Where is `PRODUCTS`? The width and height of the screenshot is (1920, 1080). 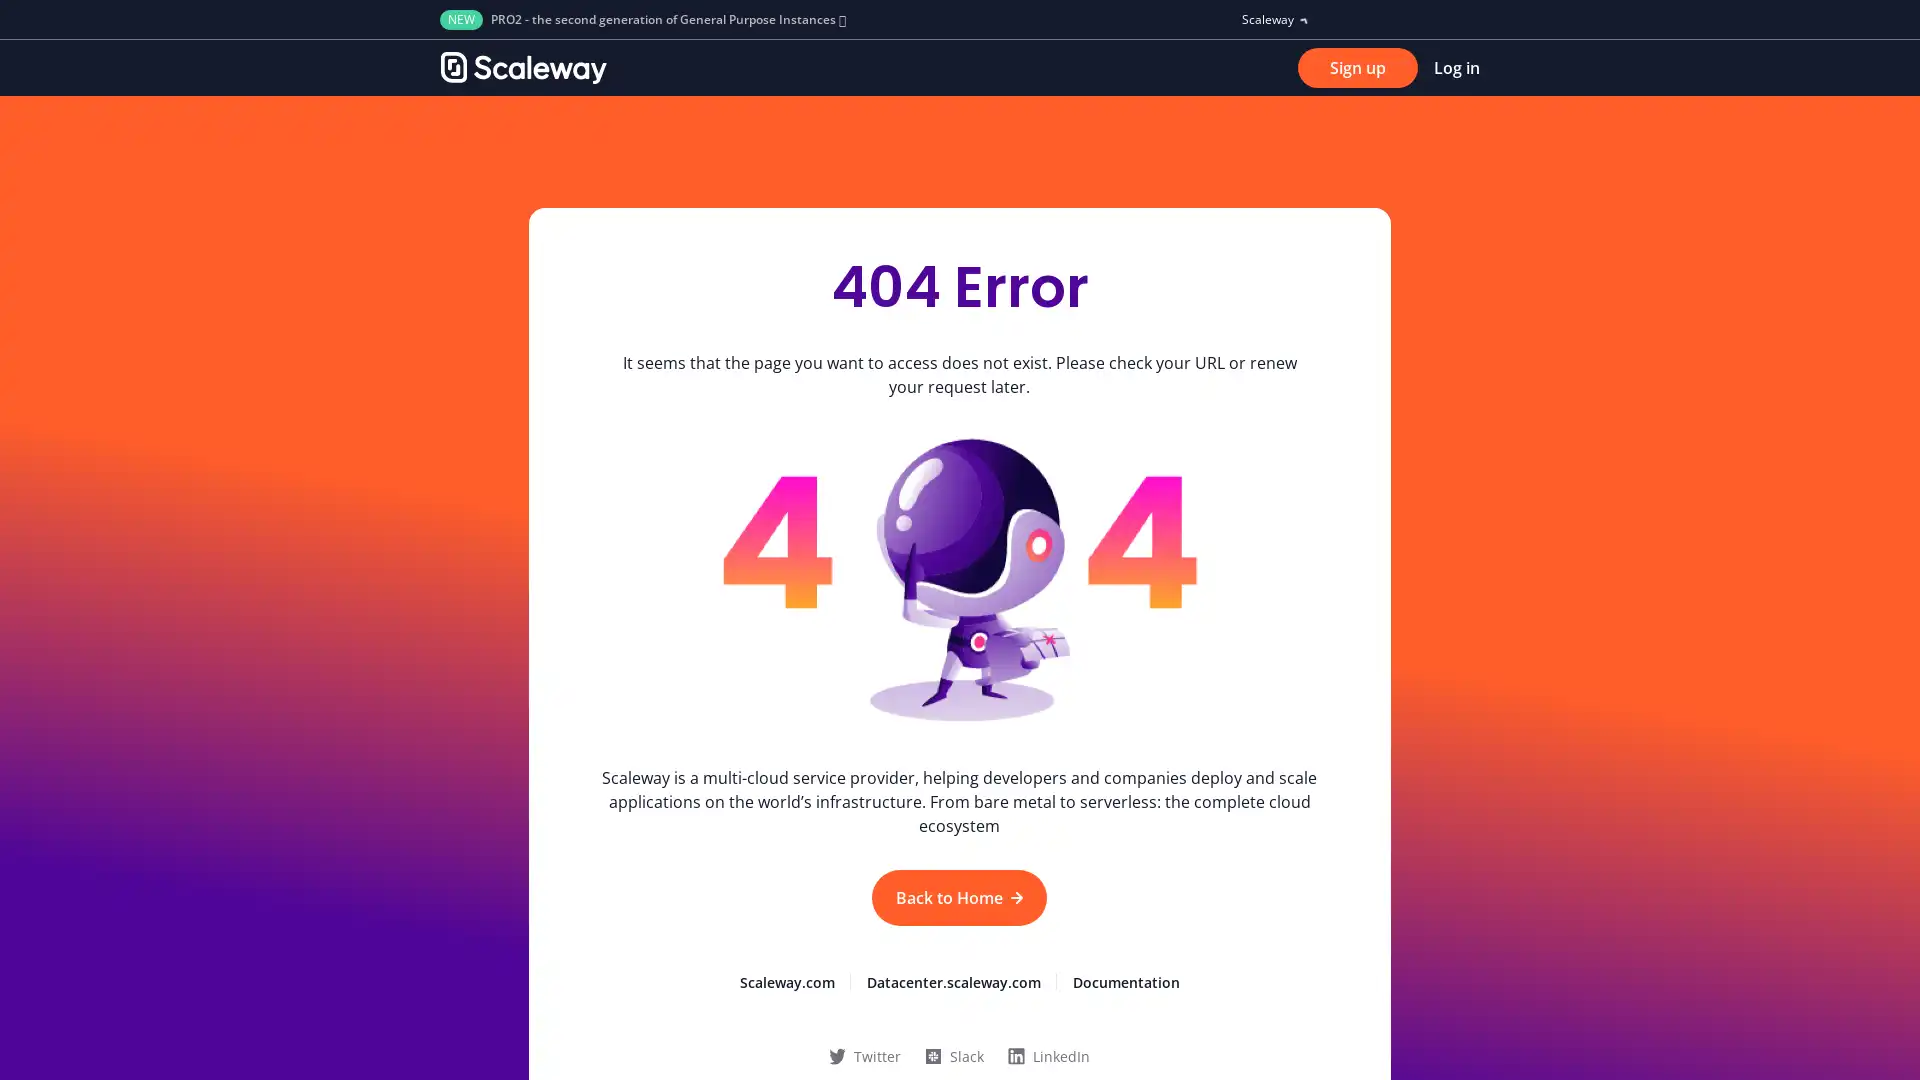 PRODUCTS is located at coordinates (680, 67).